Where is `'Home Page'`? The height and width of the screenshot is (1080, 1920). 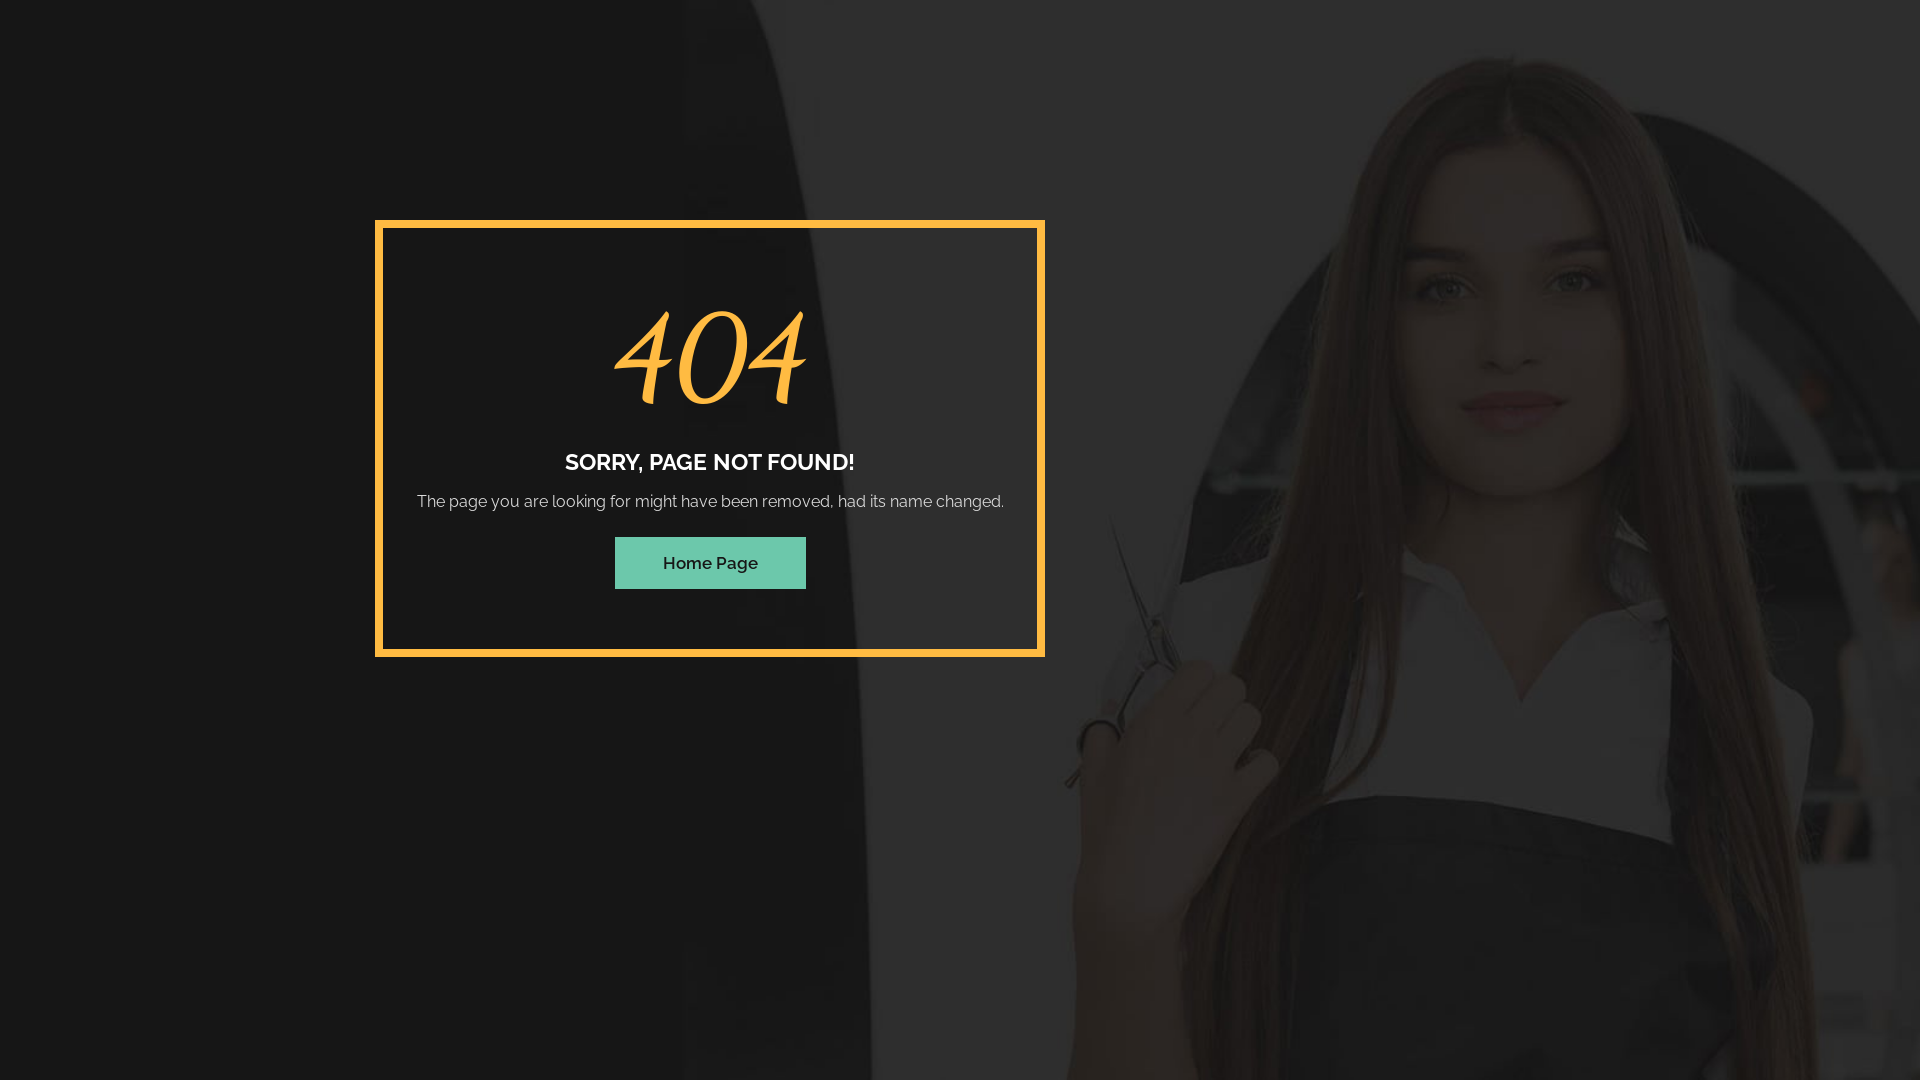
'Home Page' is located at coordinates (709, 563).